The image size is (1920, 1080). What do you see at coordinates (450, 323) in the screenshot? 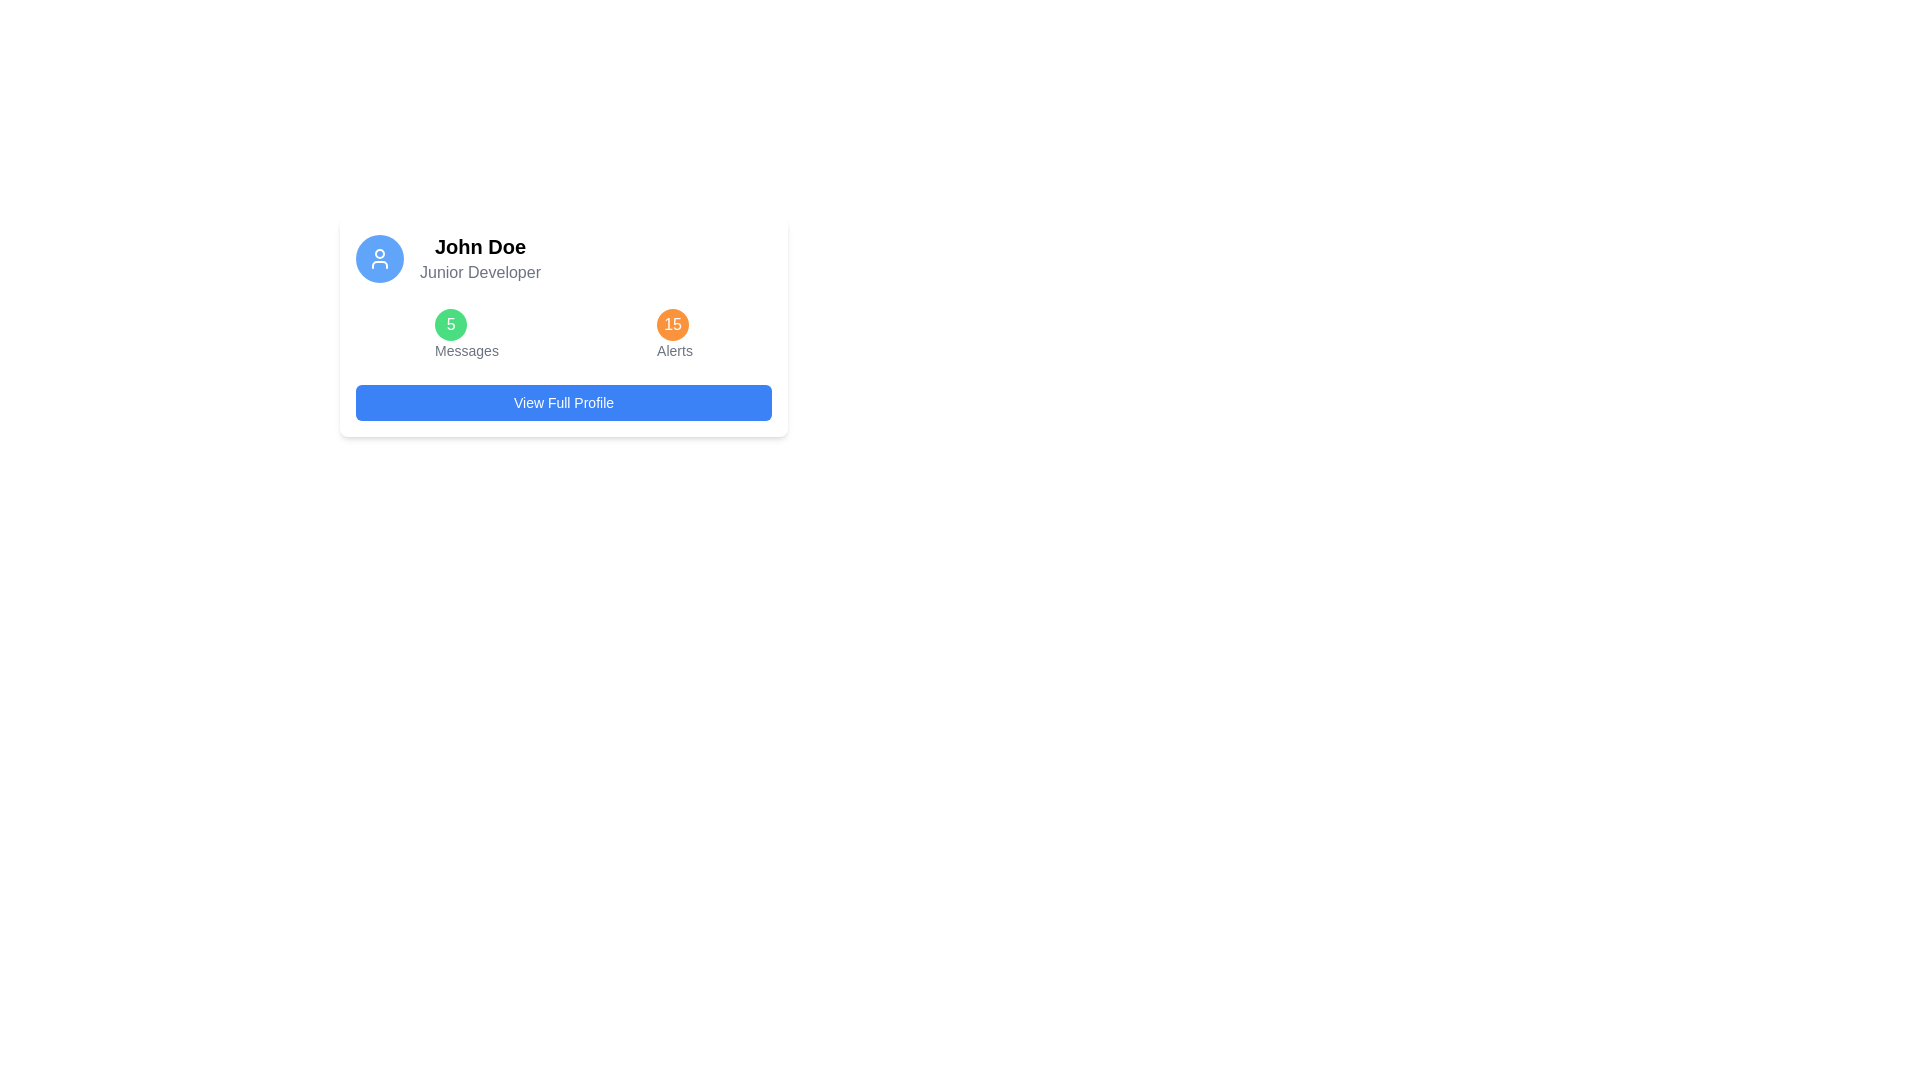
I see `the Badge element that displays a notification count associated with the 'Messages' label, located in the top-left region relative to the '15 Alerts' badge` at bounding box center [450, 323].